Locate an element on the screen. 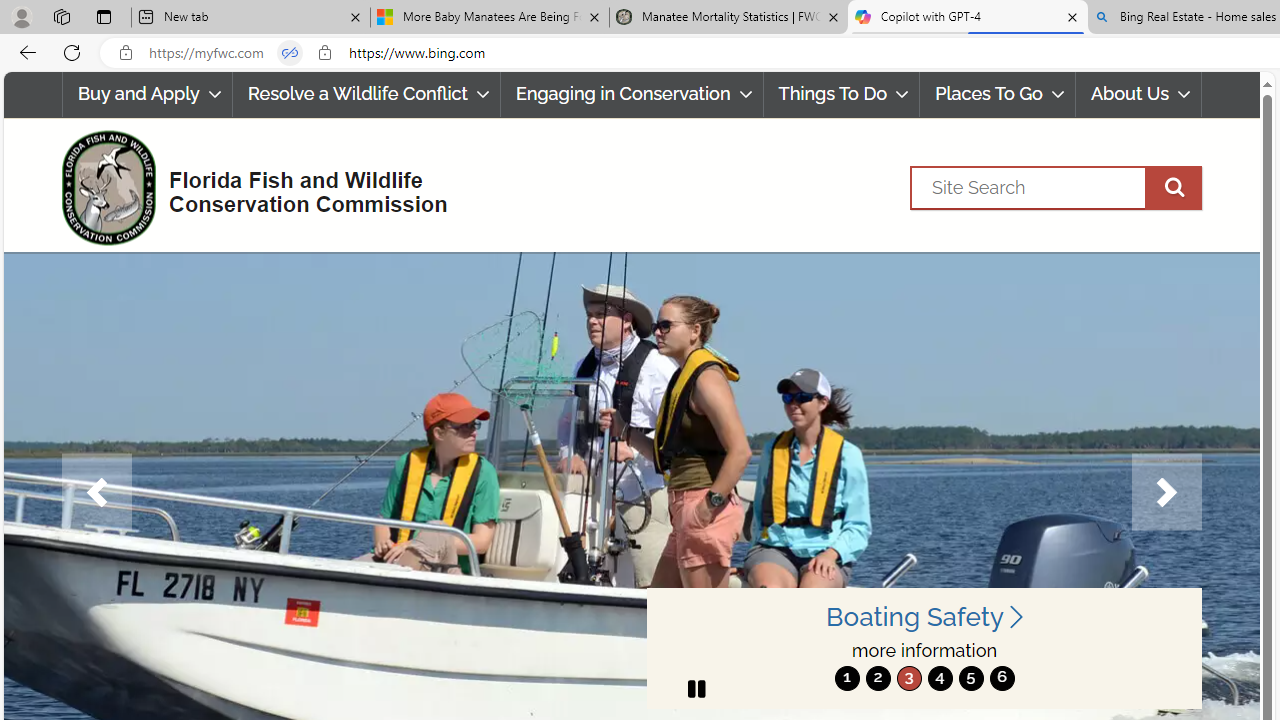 This screenshot has height=720, width=1280. 'Previous' is located at coordinates (95, 492).